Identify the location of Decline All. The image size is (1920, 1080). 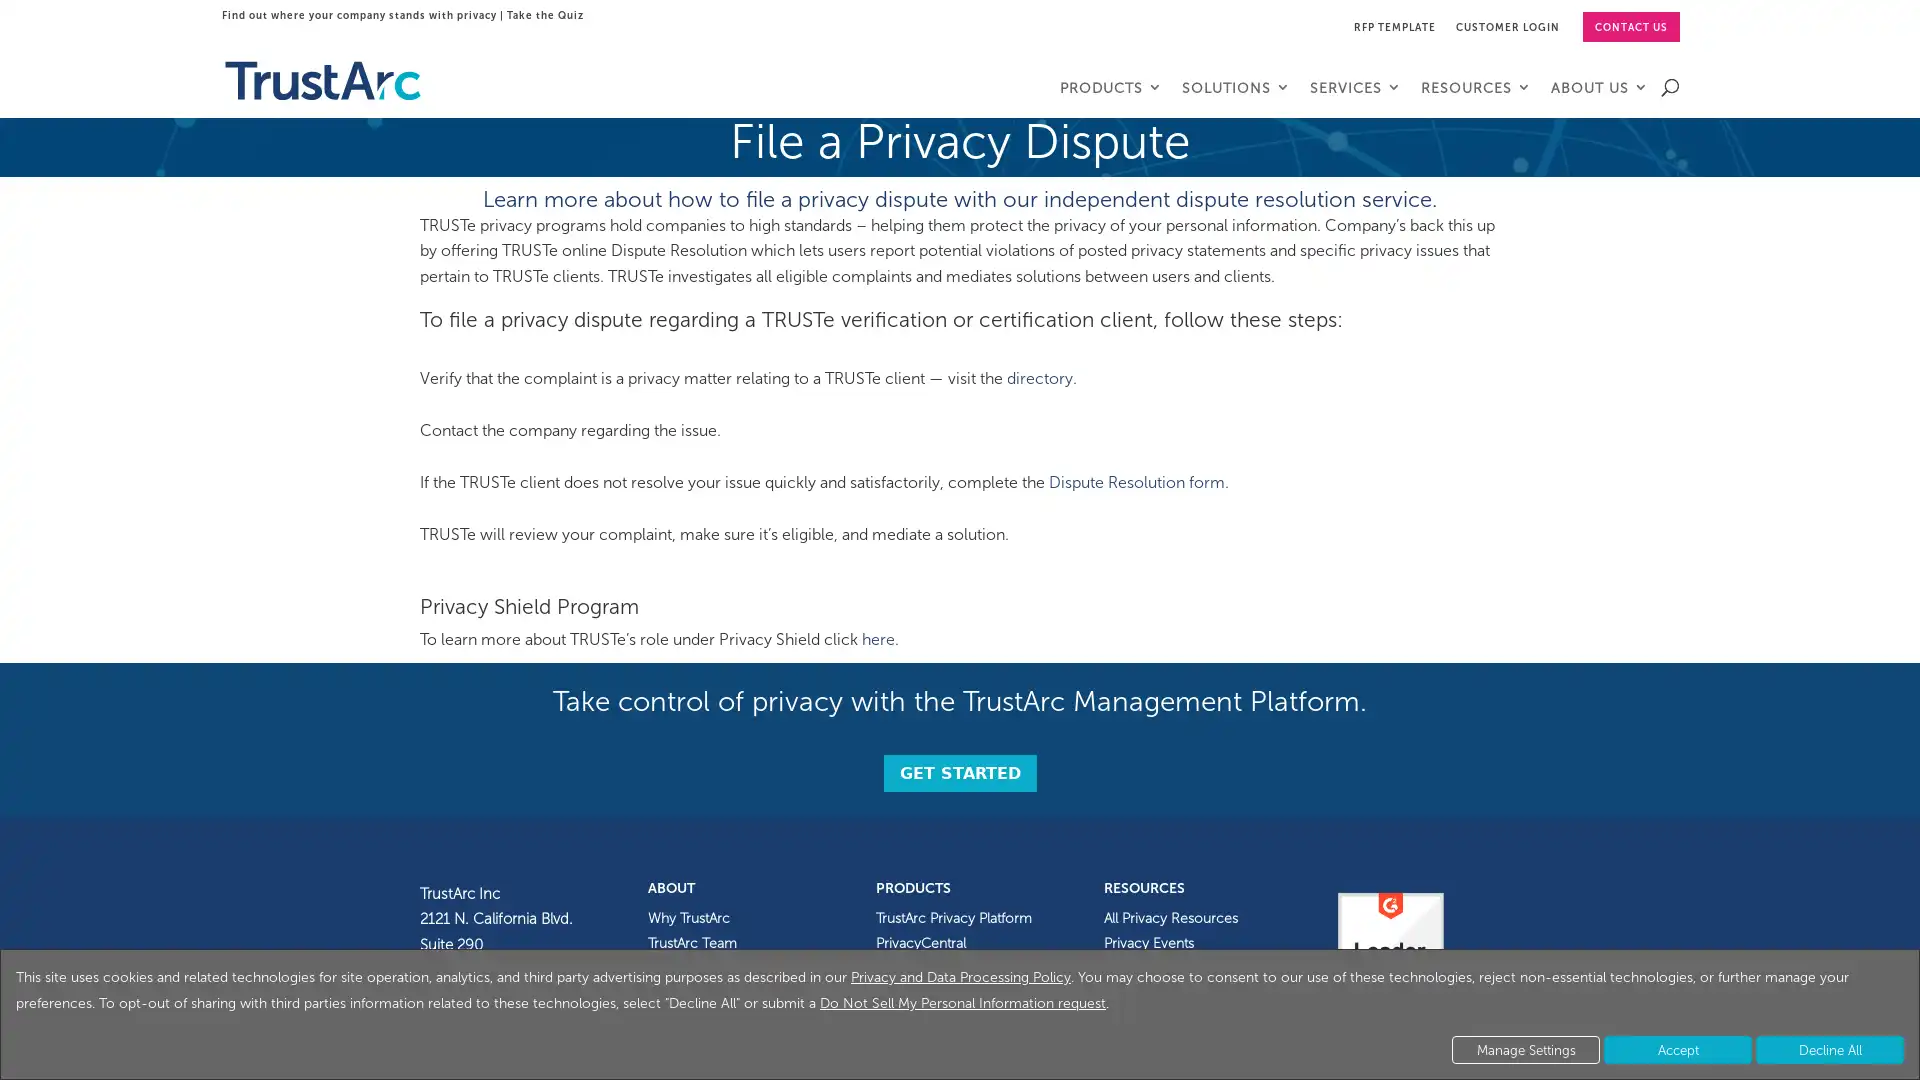
(1829, 1048).